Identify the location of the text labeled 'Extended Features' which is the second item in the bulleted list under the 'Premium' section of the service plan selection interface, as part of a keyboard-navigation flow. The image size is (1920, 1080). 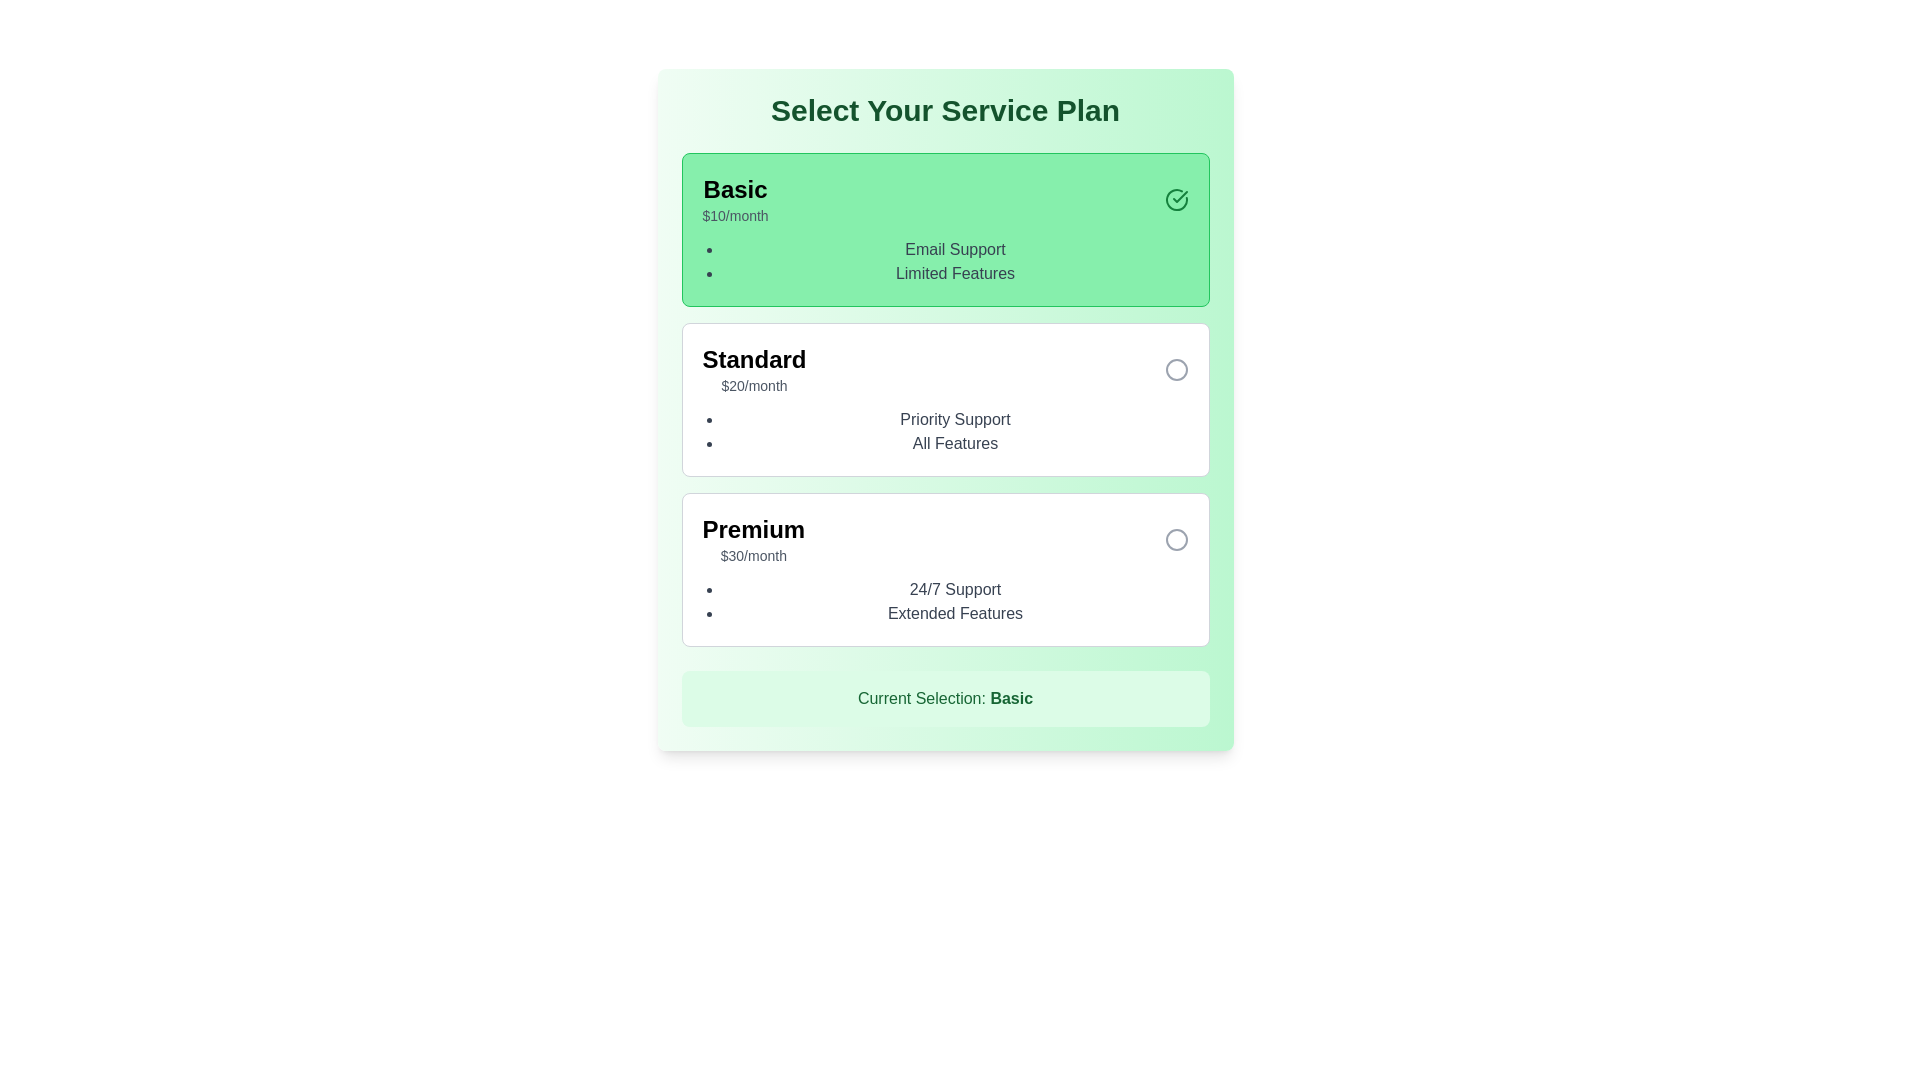
(954, 612).